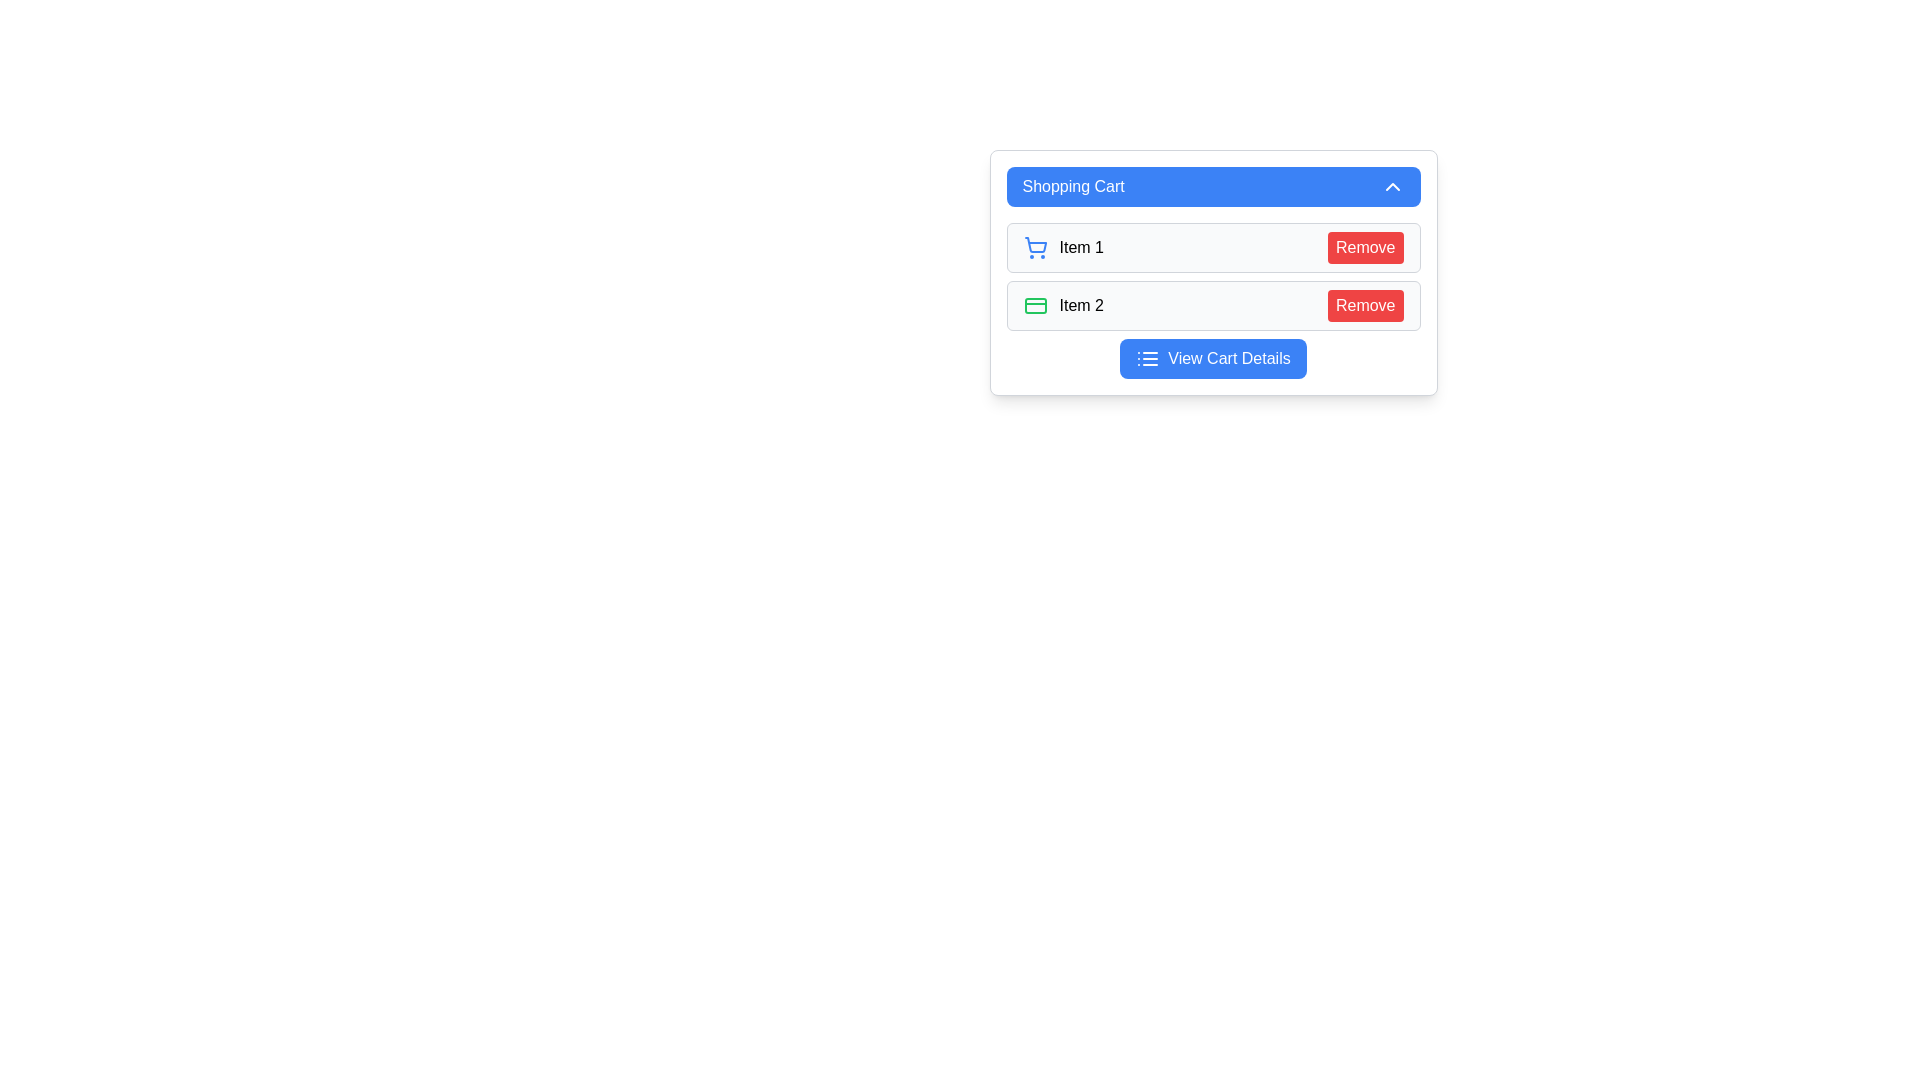 Image resolution: width=1920 pixels, height=1080 pixels. What do you see at coordinates (1212, 300) in the screenshot?
I see `the second row of the shopping cart list item displaying details for 'Item 2'` at bounding box center [1212, 300].